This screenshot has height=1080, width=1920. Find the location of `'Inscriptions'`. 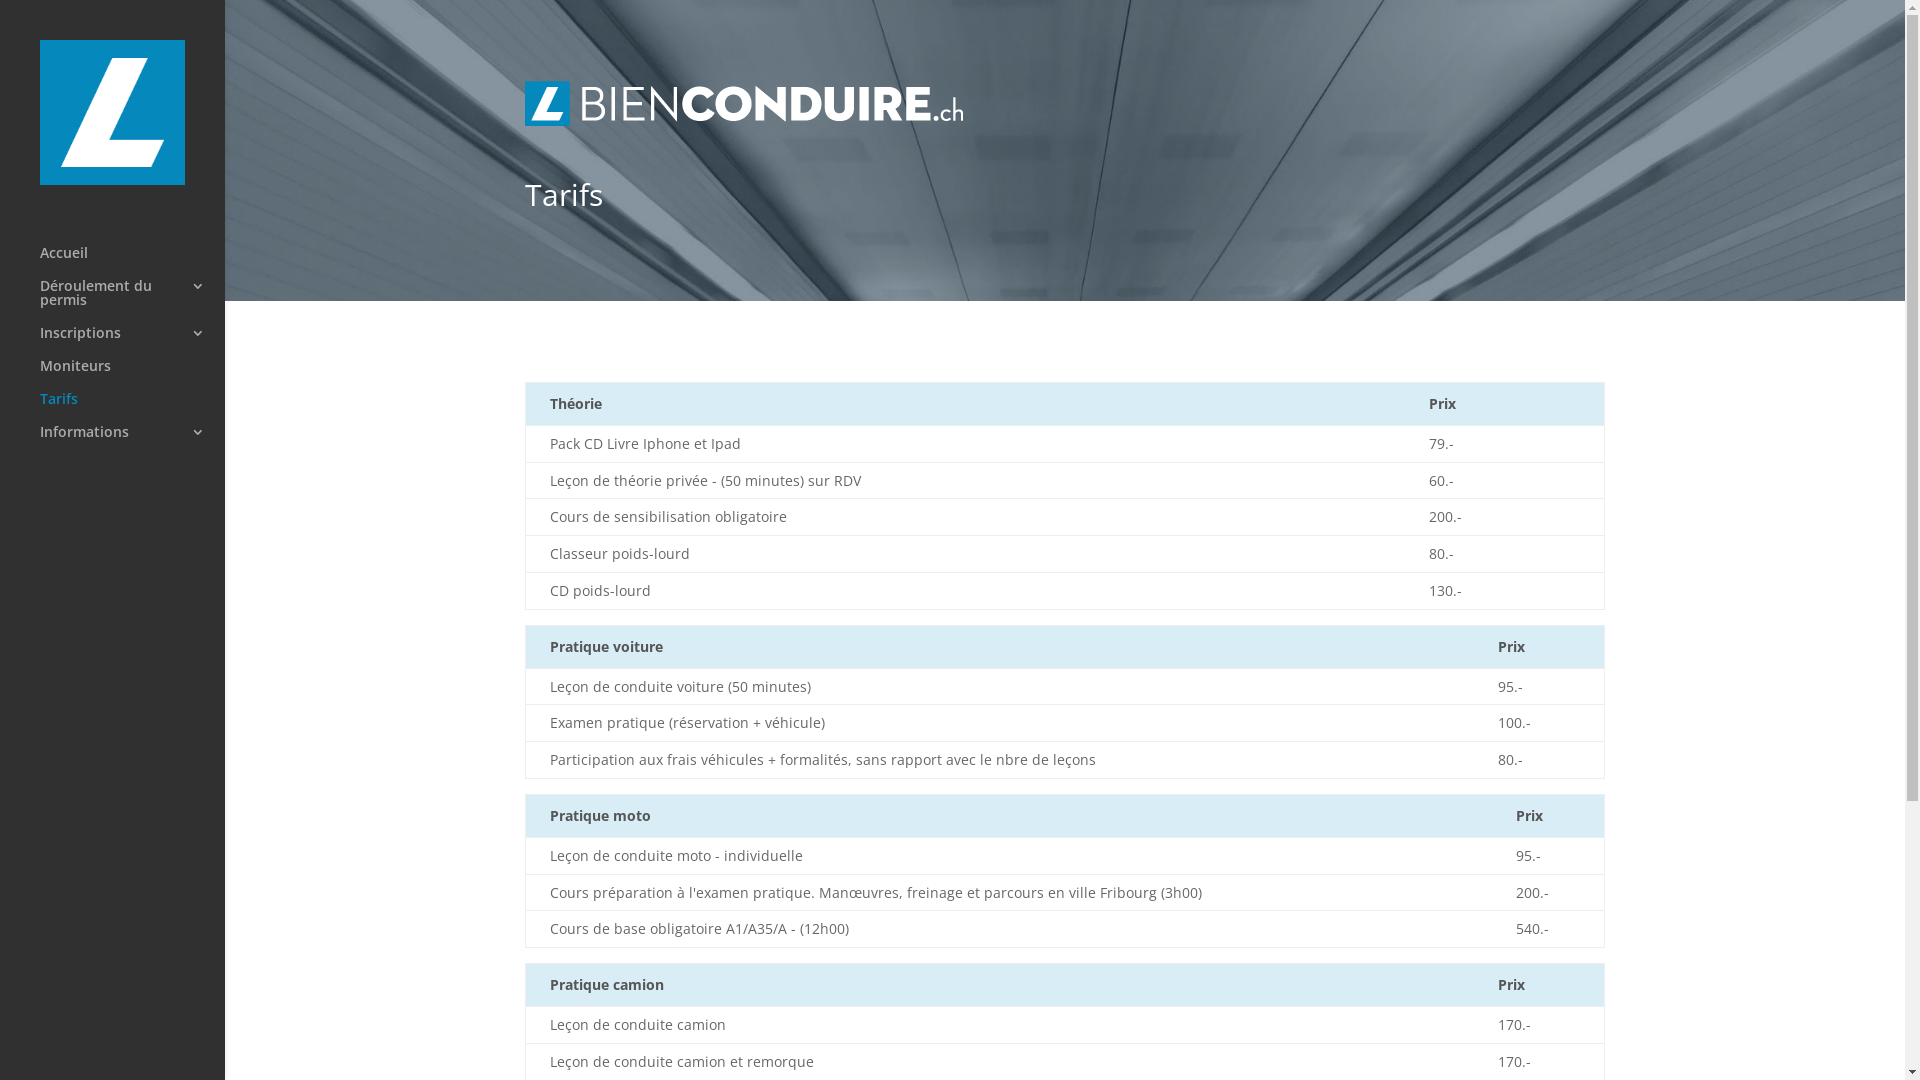

'Inscriptions' is located at coordinates (39, 341).